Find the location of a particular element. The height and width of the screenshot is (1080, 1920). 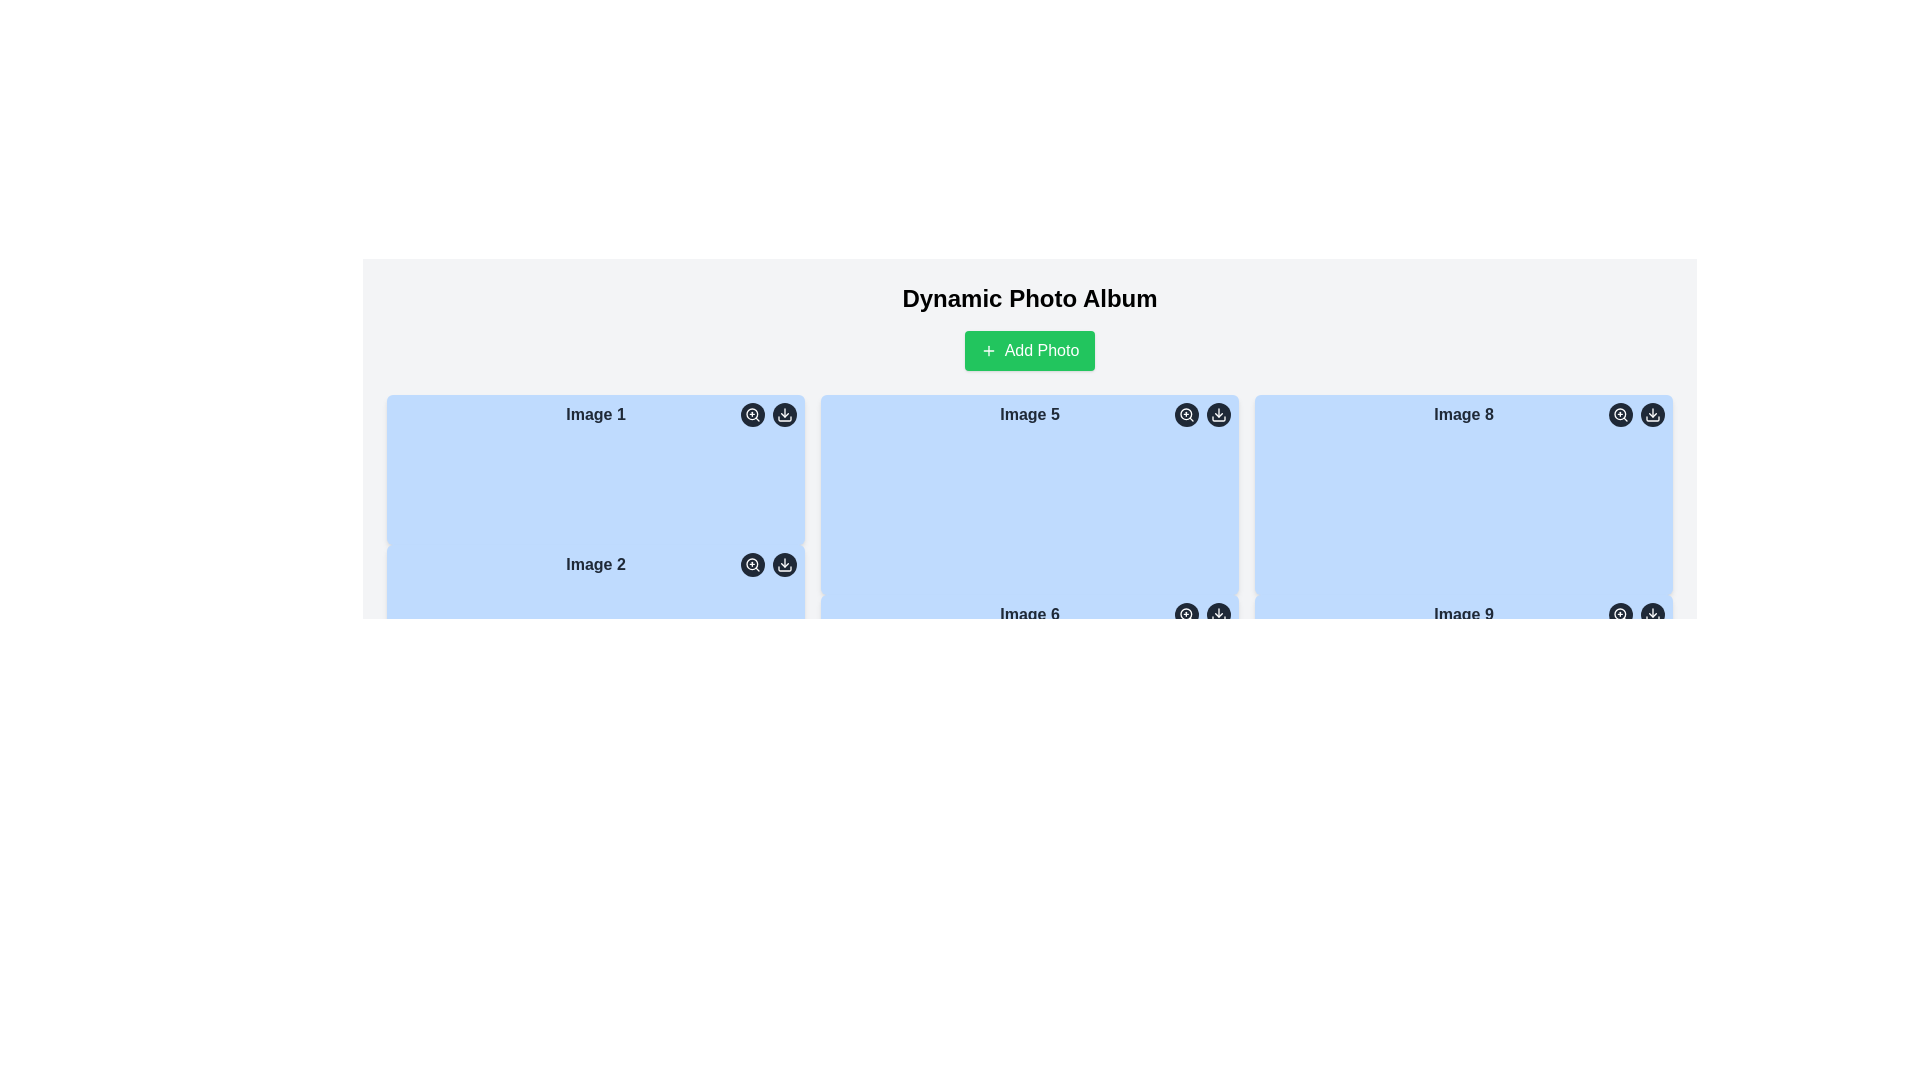

the download button located in the top-right corner of the 'Image 2' tile is located at coordinates (784, 764).